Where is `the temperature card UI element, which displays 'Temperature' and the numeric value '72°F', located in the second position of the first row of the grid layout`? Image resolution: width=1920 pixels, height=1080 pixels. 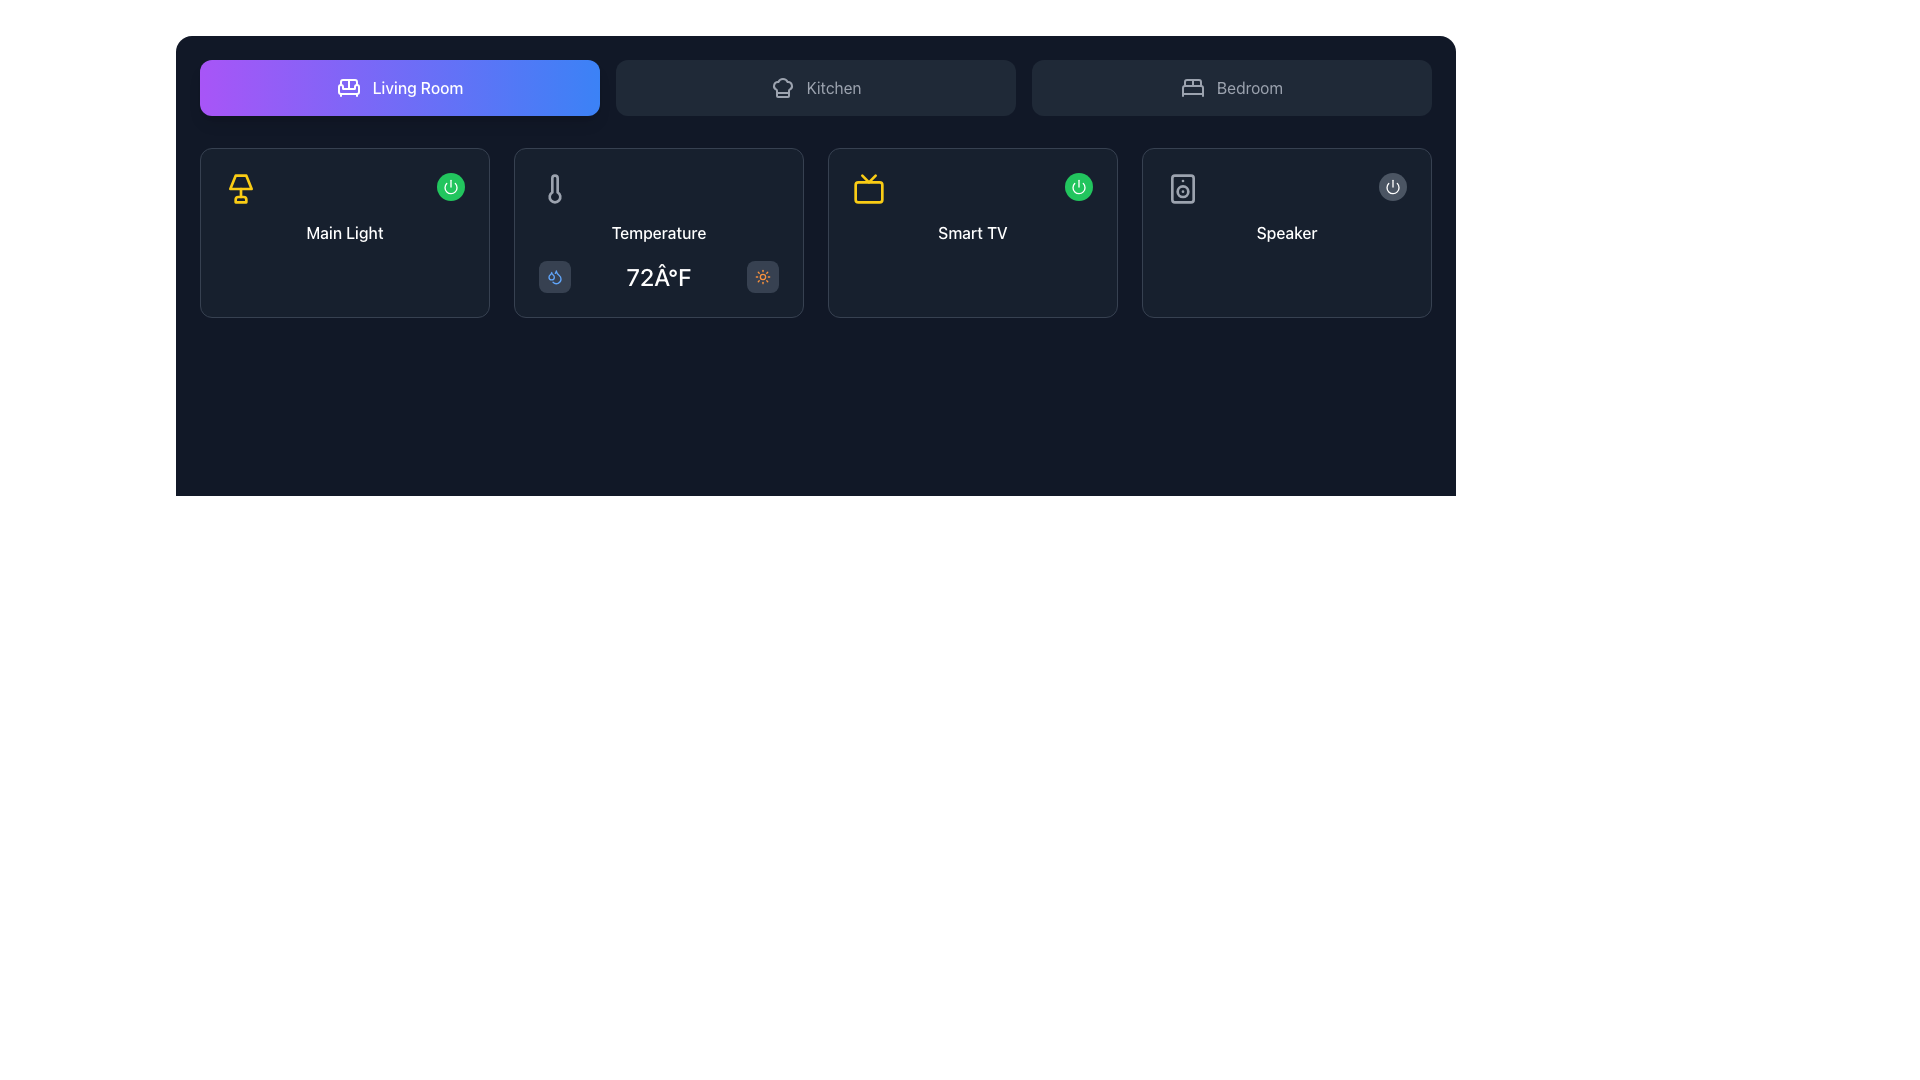 the temperature card UI element, which displays 'Temperature' and the numeric value '72°F', located in the second position of the first row of the grid layout is located at coordinates (658, 231).